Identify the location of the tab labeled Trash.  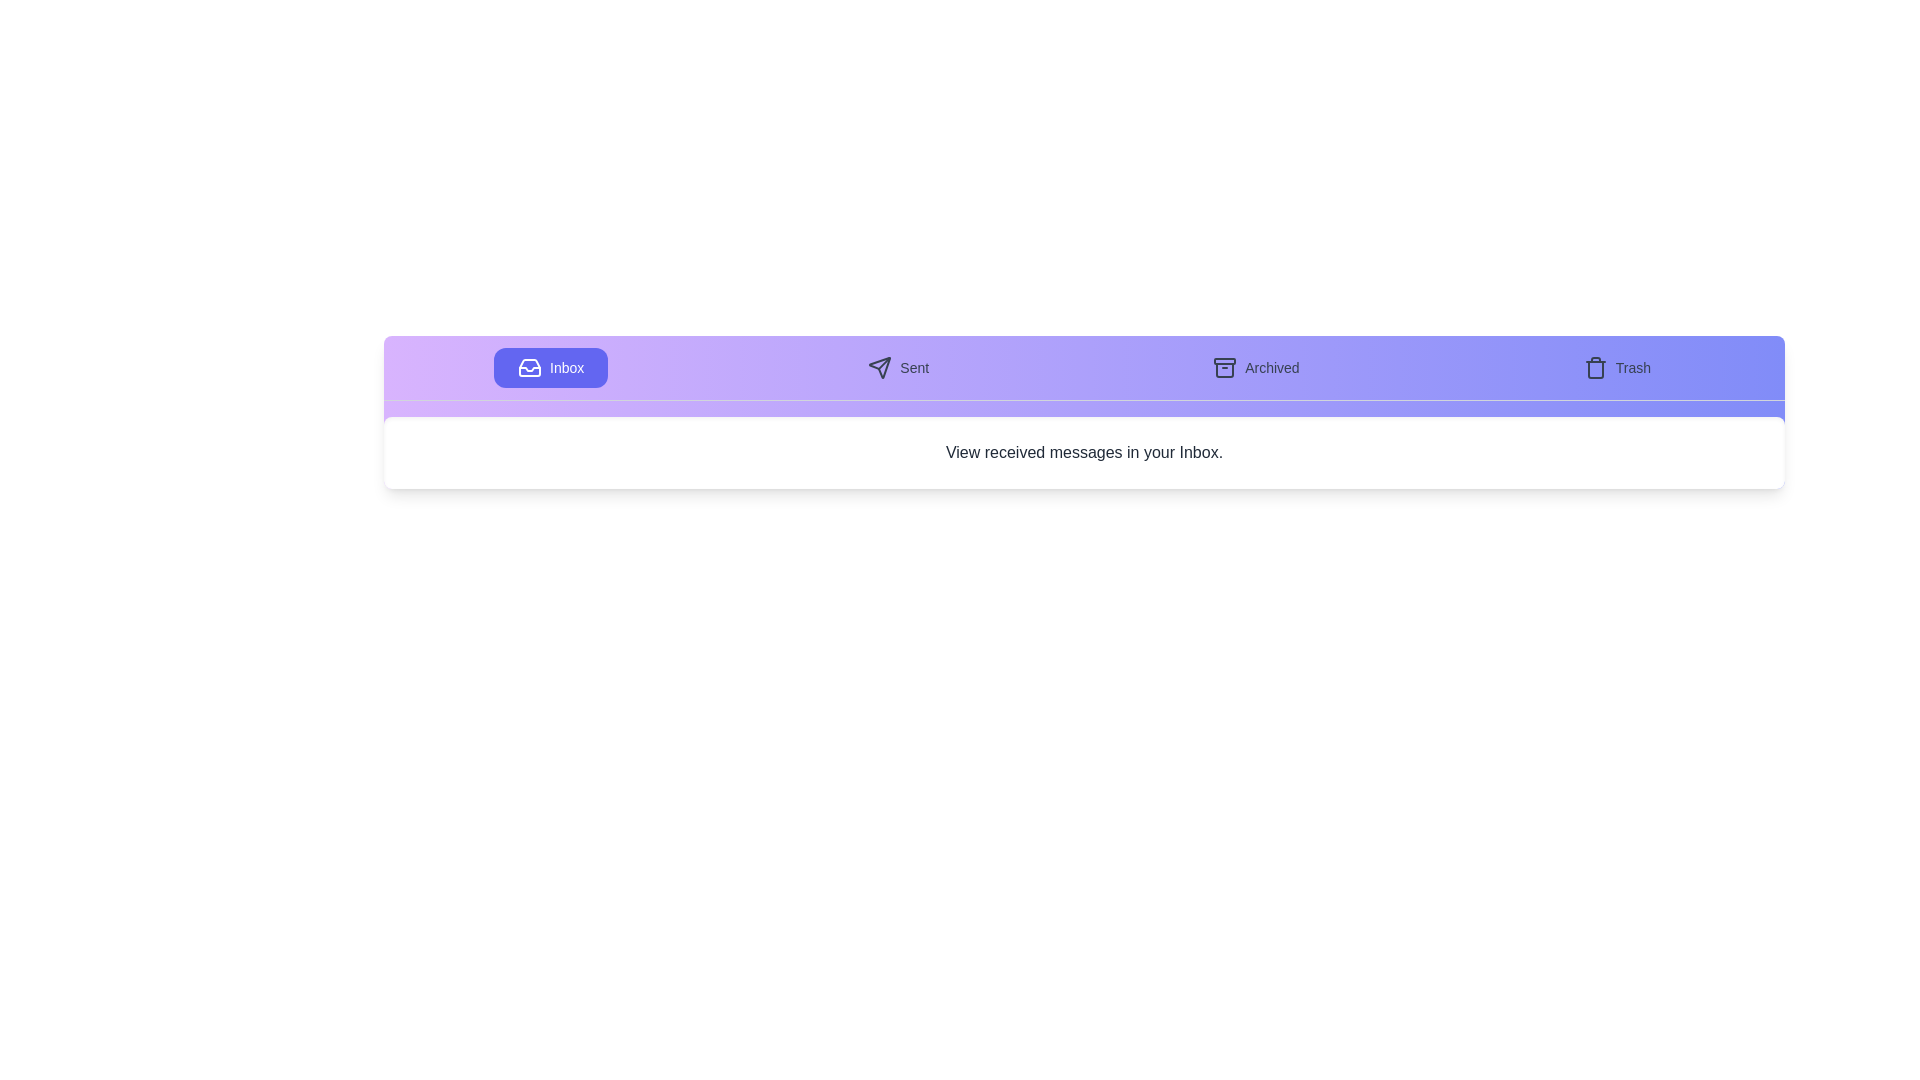
(1617, 367).